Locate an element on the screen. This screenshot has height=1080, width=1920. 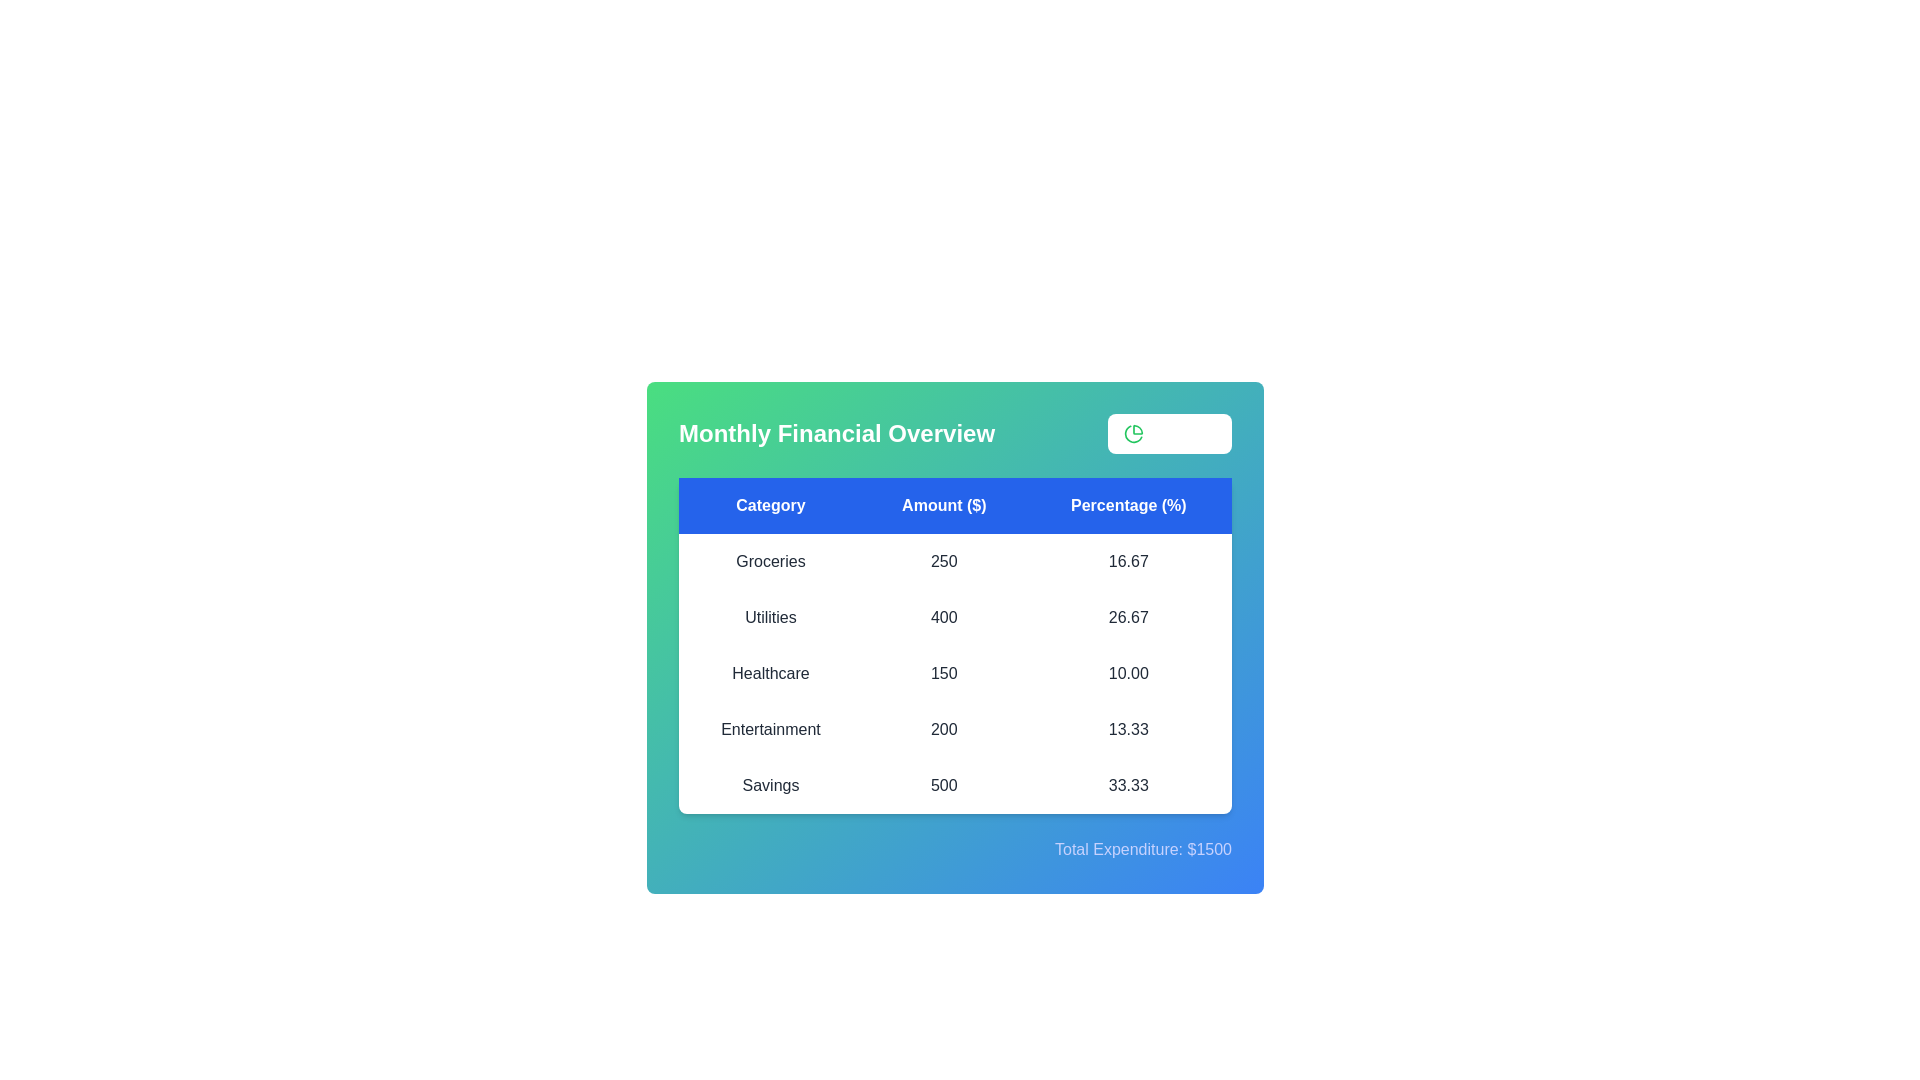
the row corresponding to a specific category Groceries is located at coordinates (770, 562).